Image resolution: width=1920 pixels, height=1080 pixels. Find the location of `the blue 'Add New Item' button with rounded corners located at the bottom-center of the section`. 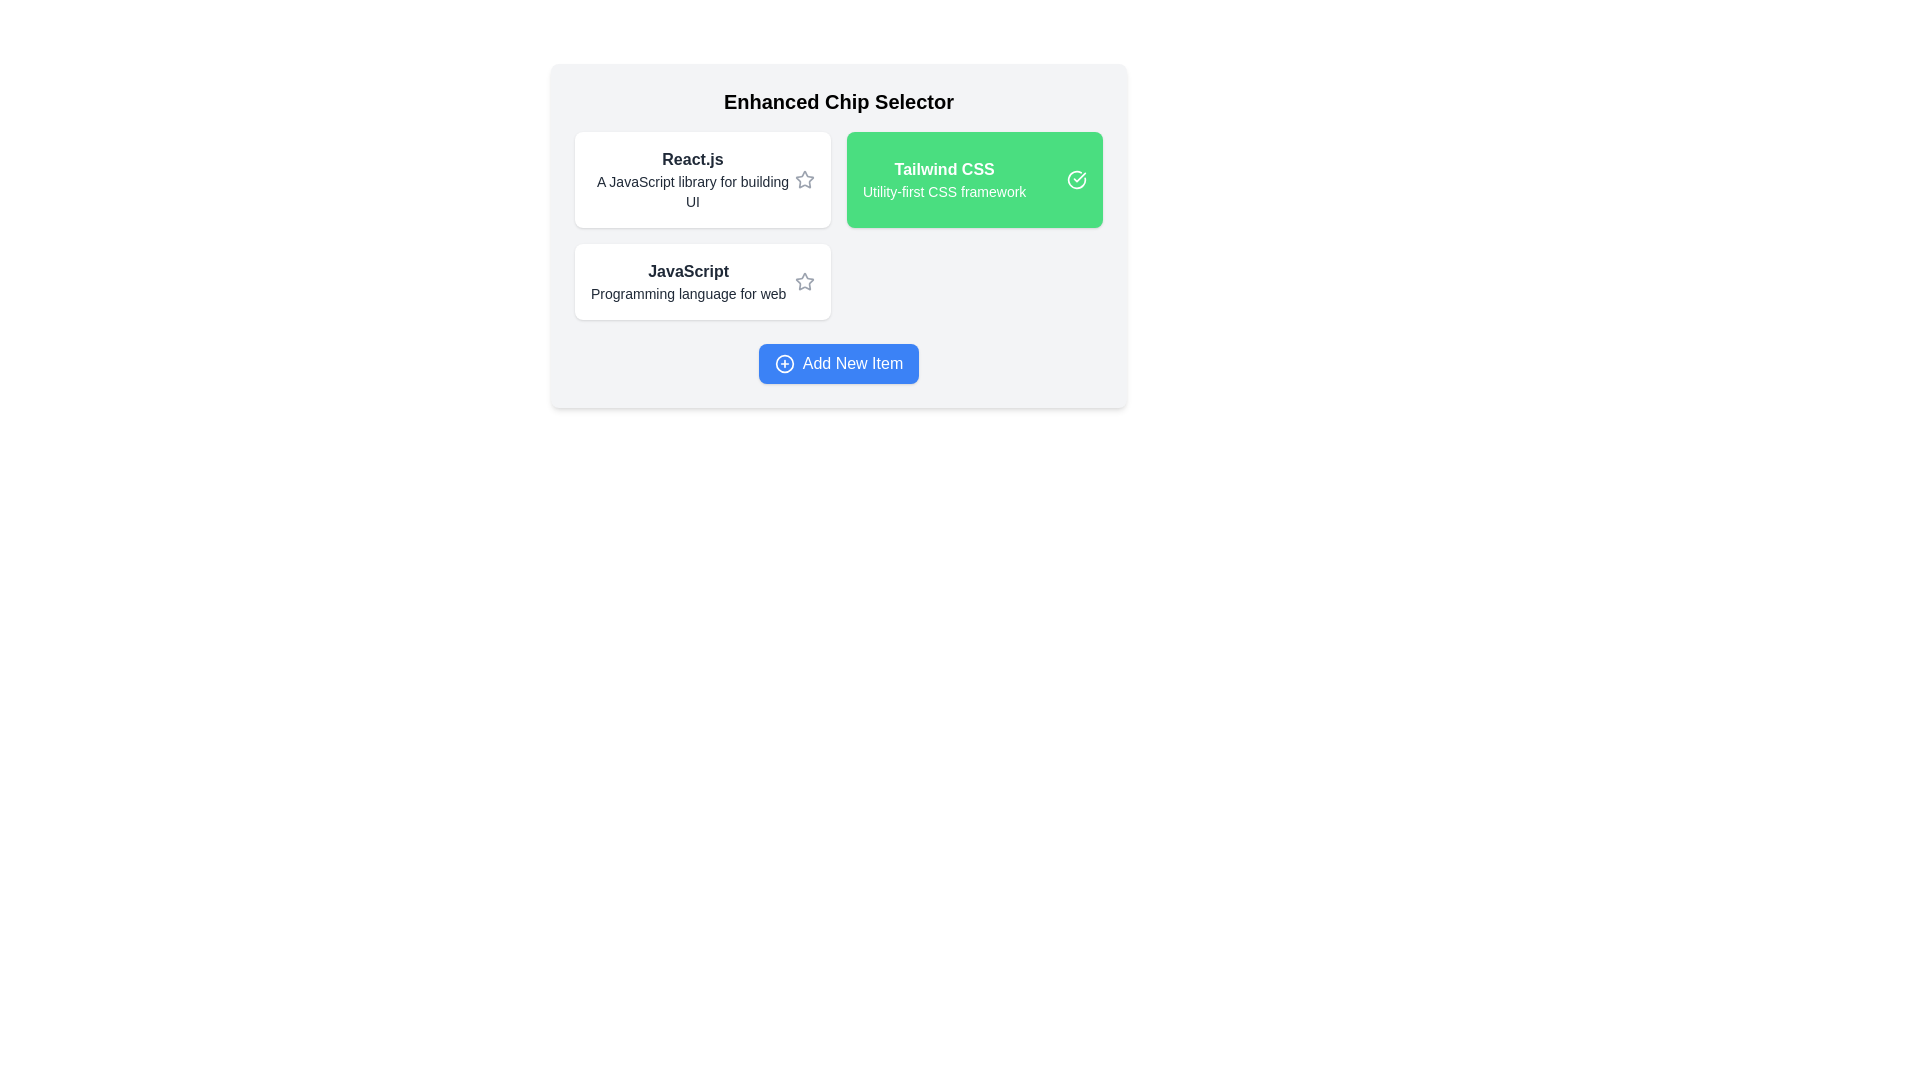

the blue 'Add New Item' button with rounded corners located at the bottom-center of the section is located at coordinates (839, 363).